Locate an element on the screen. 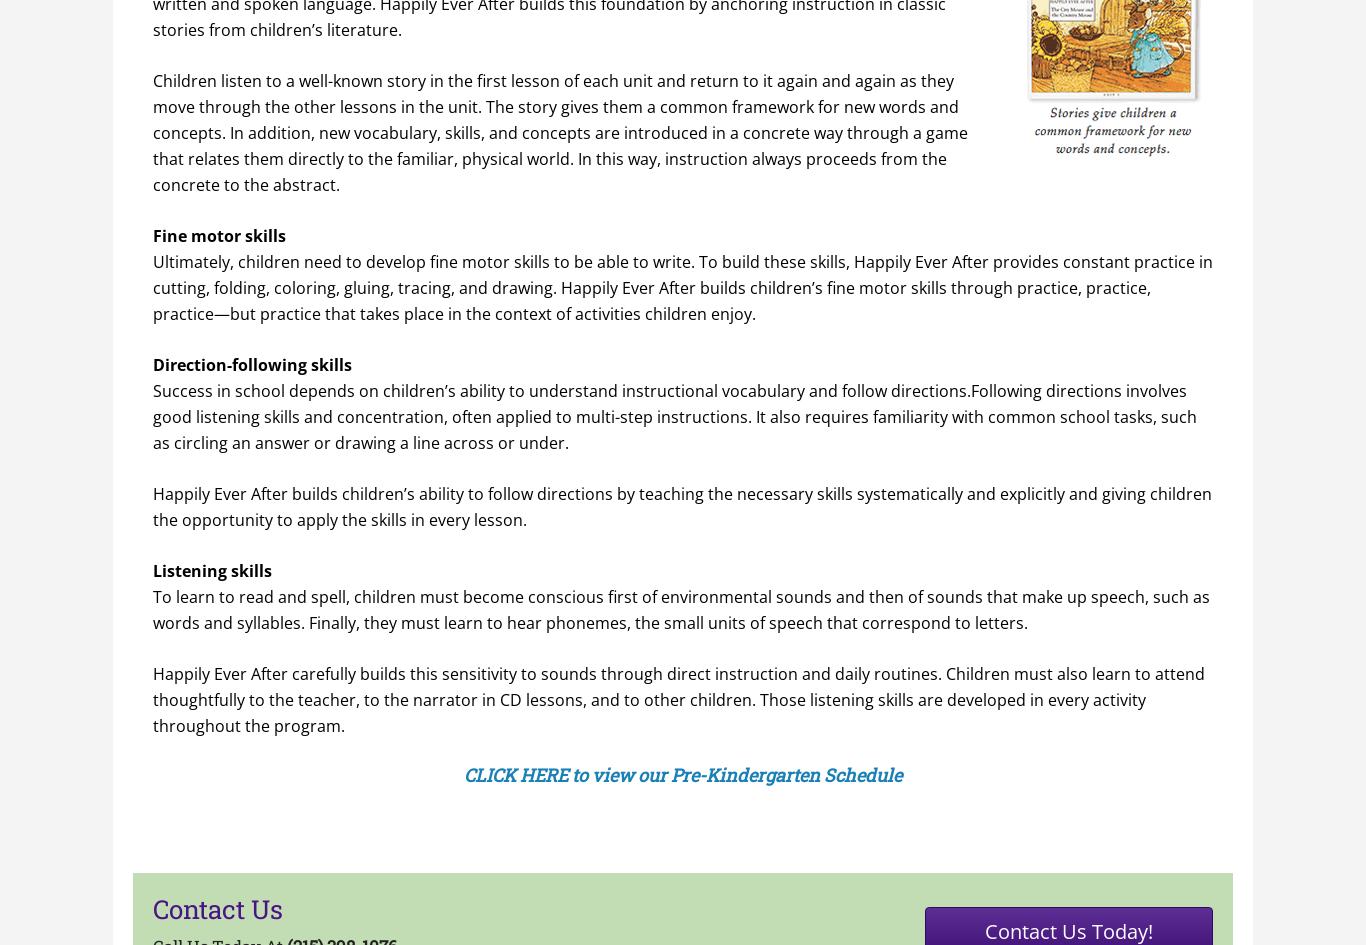  'Children listen to a well-known story in the first lesson of each unit and return to it again and again as they move through the other lessons in the unit. The story gives them a common framework for new words and concepts. In addition, new vocabulary, skills, and concepts are introduced in a concrete way through a game that relates them directly to the familiar, physical world. In this way, instruction always proceeds from the concrete to the abstract.' is located at coordinates (560, 131).